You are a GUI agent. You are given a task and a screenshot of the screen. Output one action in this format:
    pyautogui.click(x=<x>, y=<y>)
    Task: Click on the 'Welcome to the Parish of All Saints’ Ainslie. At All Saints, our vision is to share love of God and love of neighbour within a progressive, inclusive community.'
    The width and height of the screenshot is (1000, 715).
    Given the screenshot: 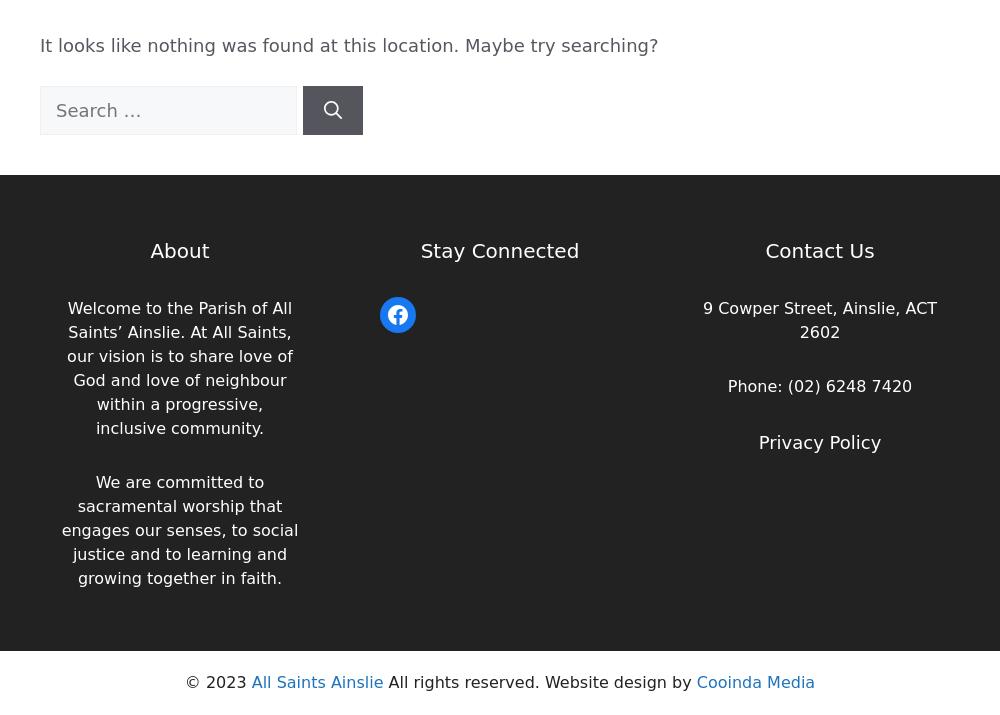 What is the action you would take?
    pyautogui.click(x=179, y=367)
    